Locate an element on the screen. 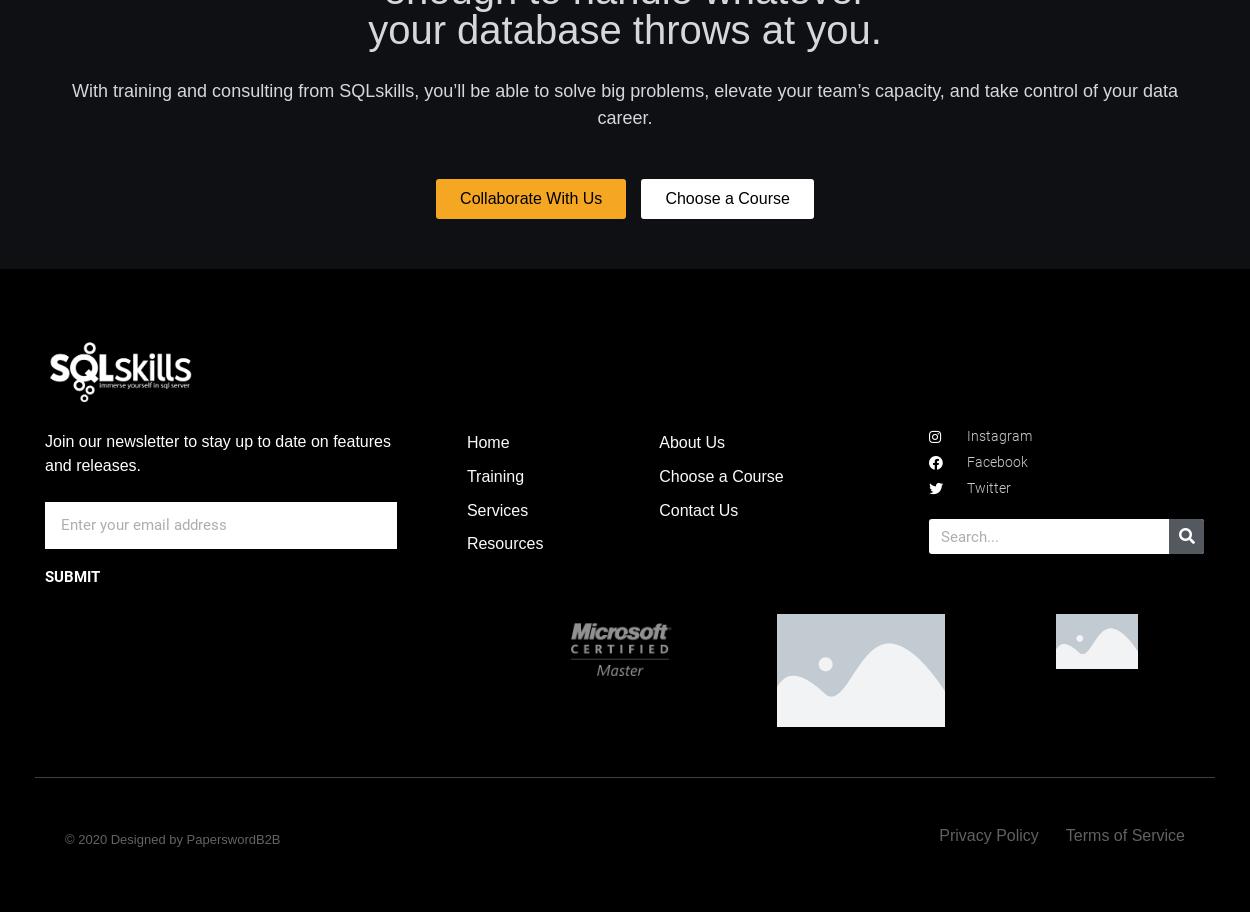  'Facebook' is located at coordinates (995, 462).